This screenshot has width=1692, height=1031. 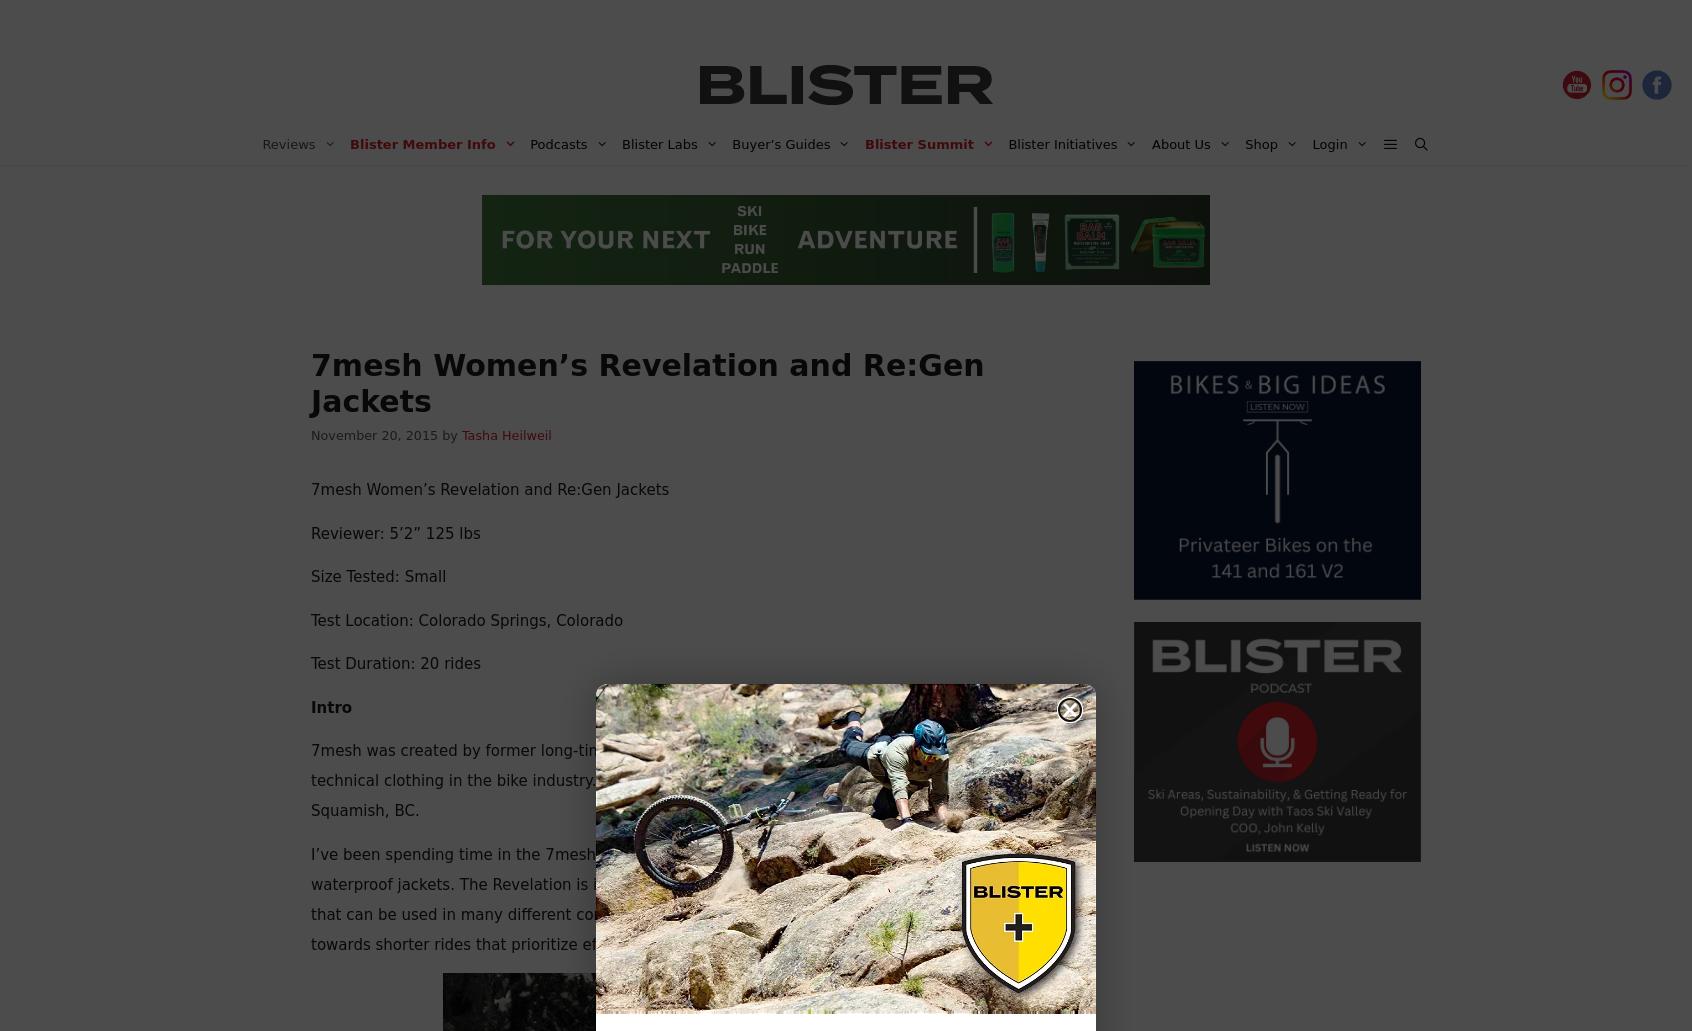 I want to click on 'Tasha Heilweil', so click(x=506, y=435).